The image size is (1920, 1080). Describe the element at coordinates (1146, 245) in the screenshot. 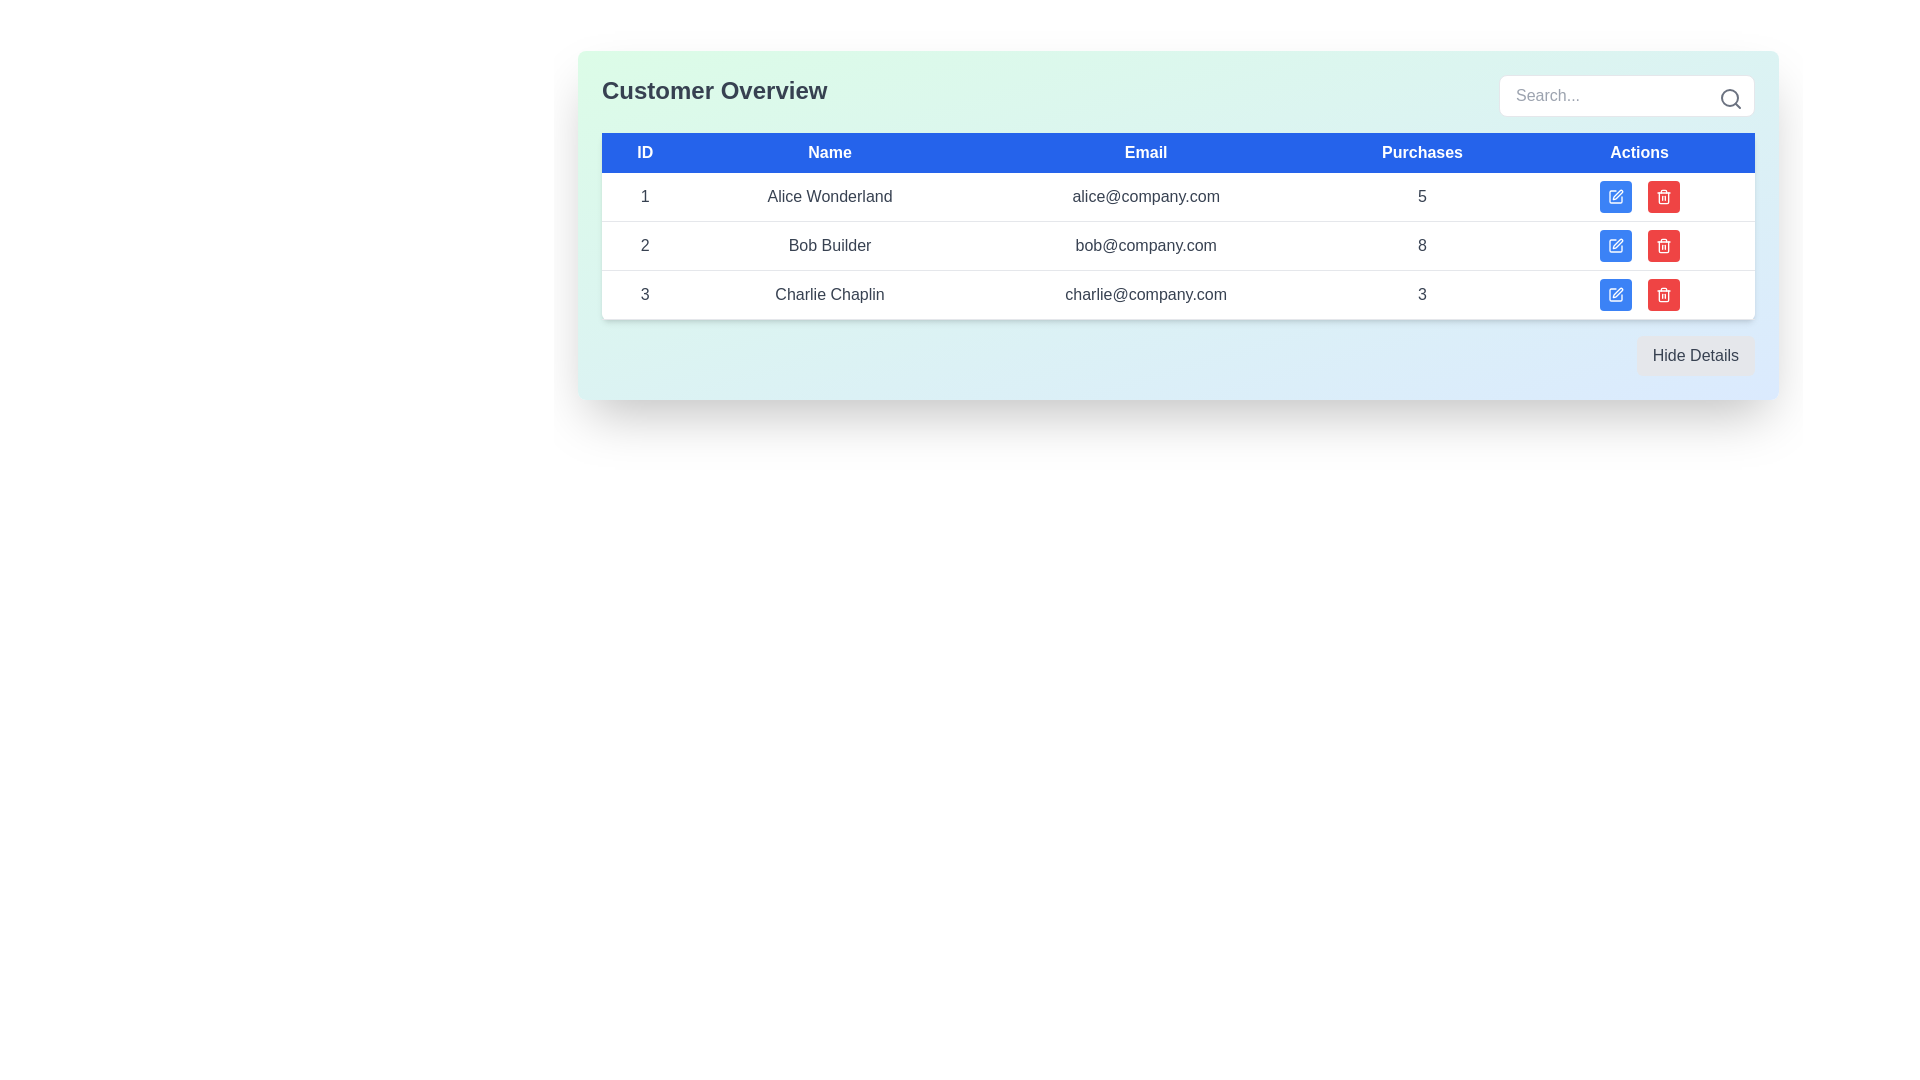

I see `the static text label displaying 'bob@company.com' located in the third cell of the row for 'Bob Builder' under the 'Email' column` at that location.